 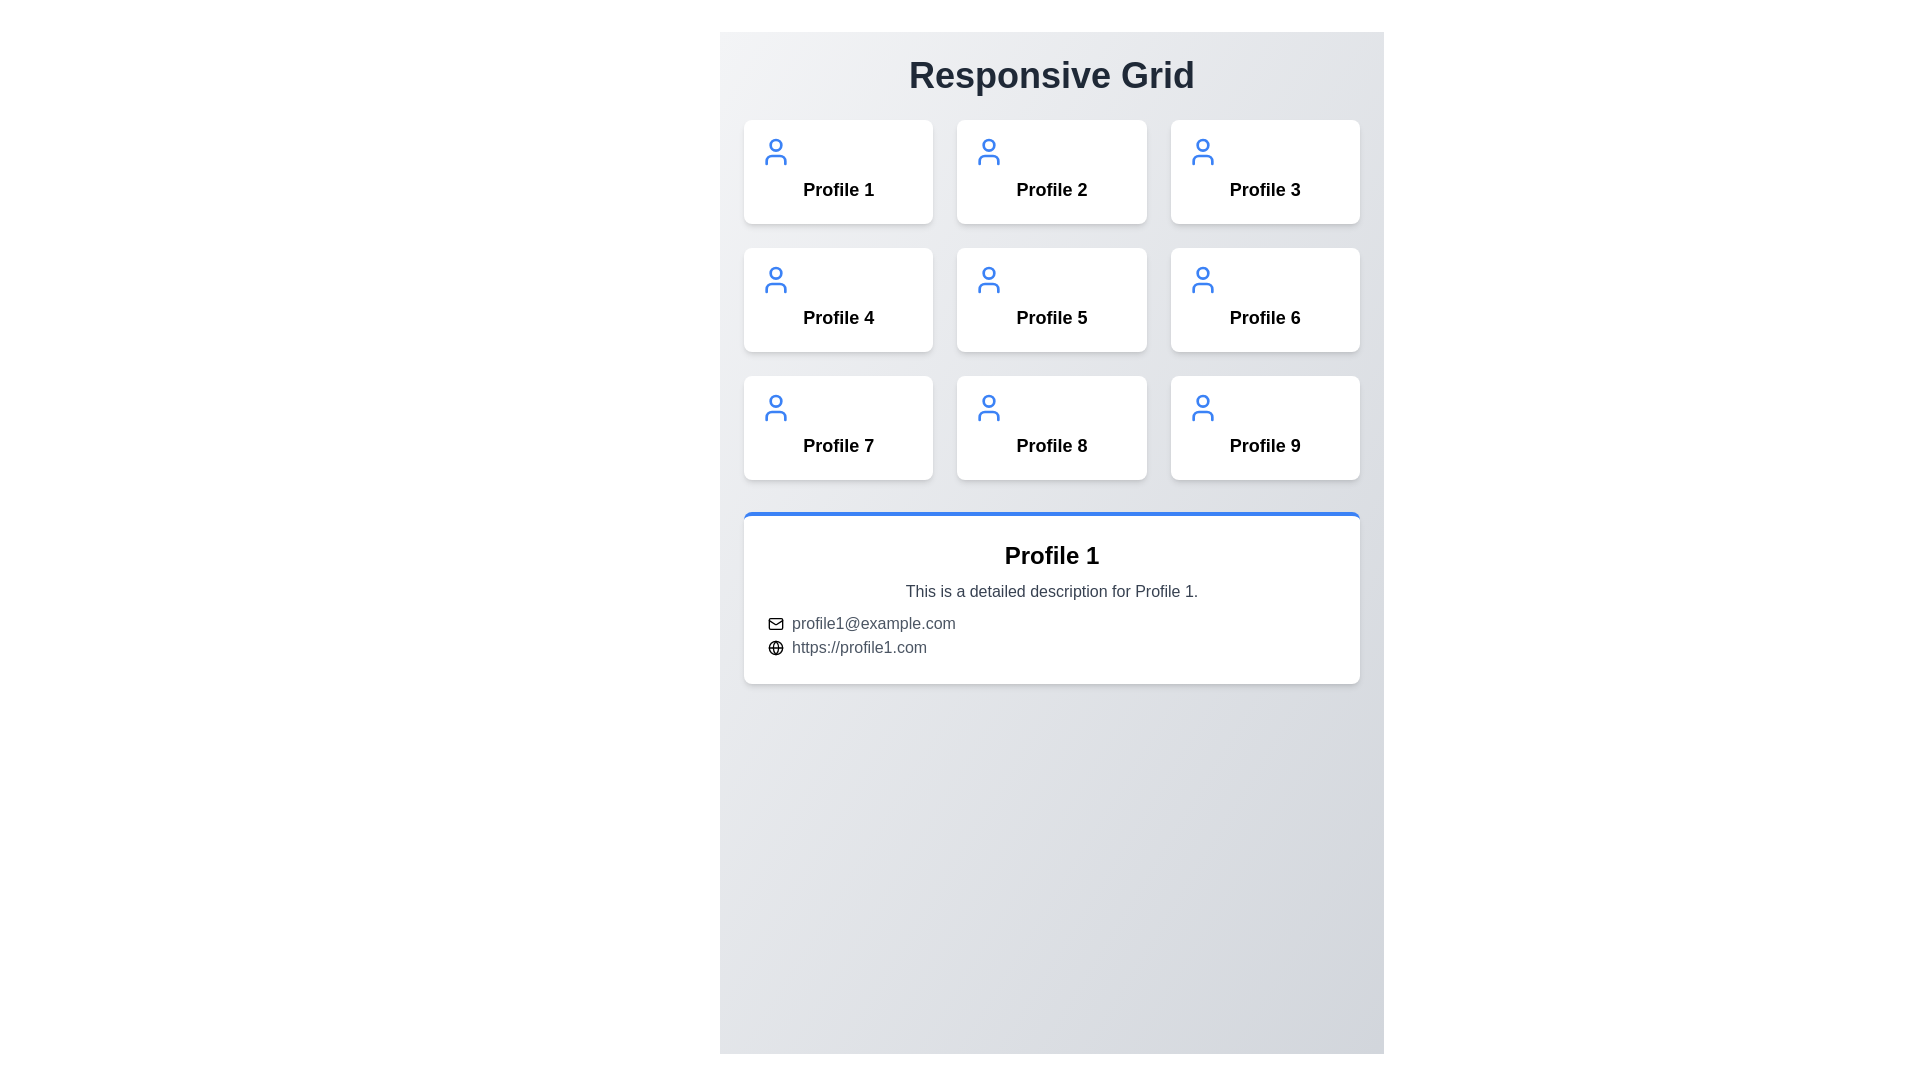 I want to click on the user profile icon located at the top center of the 'Profile 8' card, which visually represents a specific user, so click(x=989, y=407).